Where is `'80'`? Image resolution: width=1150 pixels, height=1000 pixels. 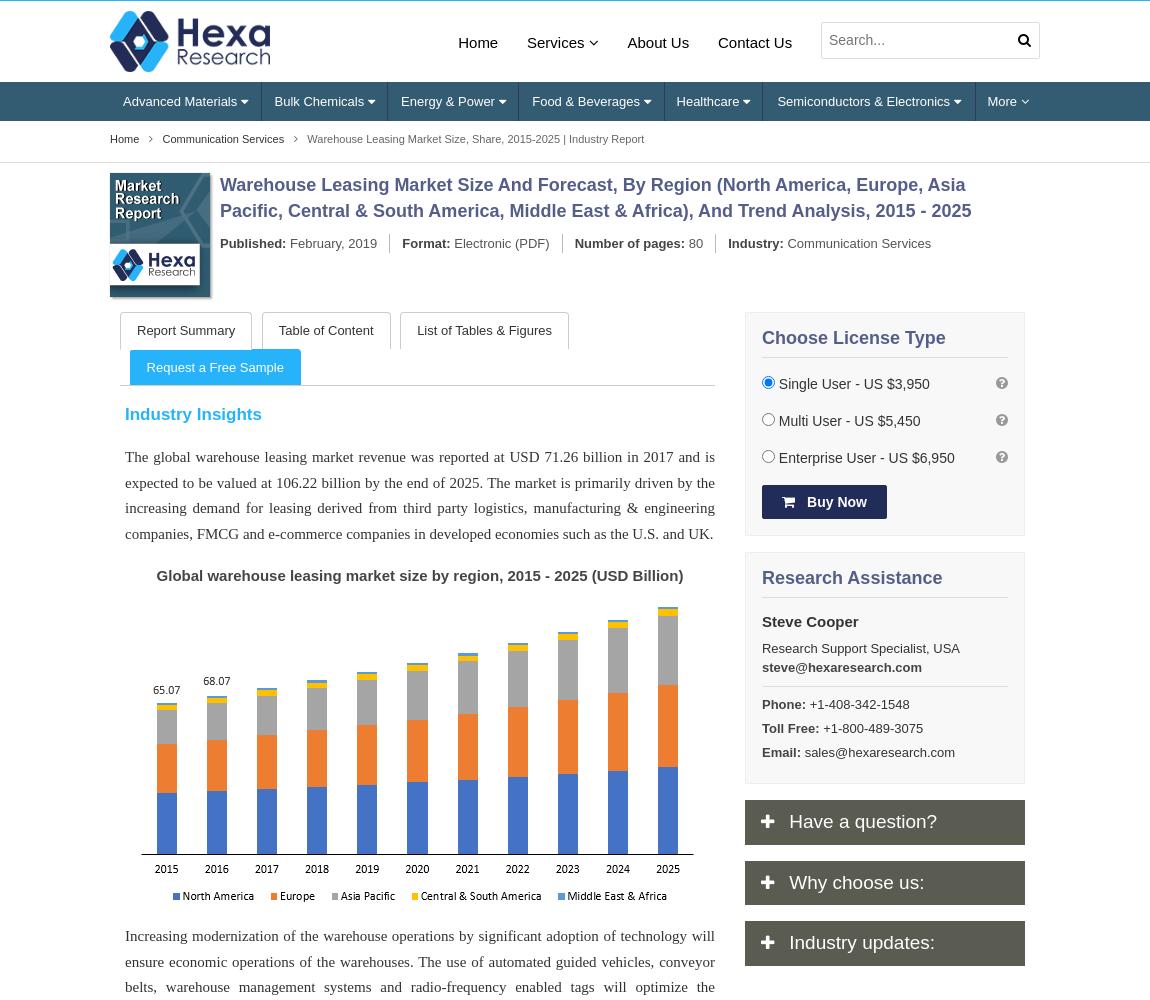 '80' is located at coordinates (693, 241).